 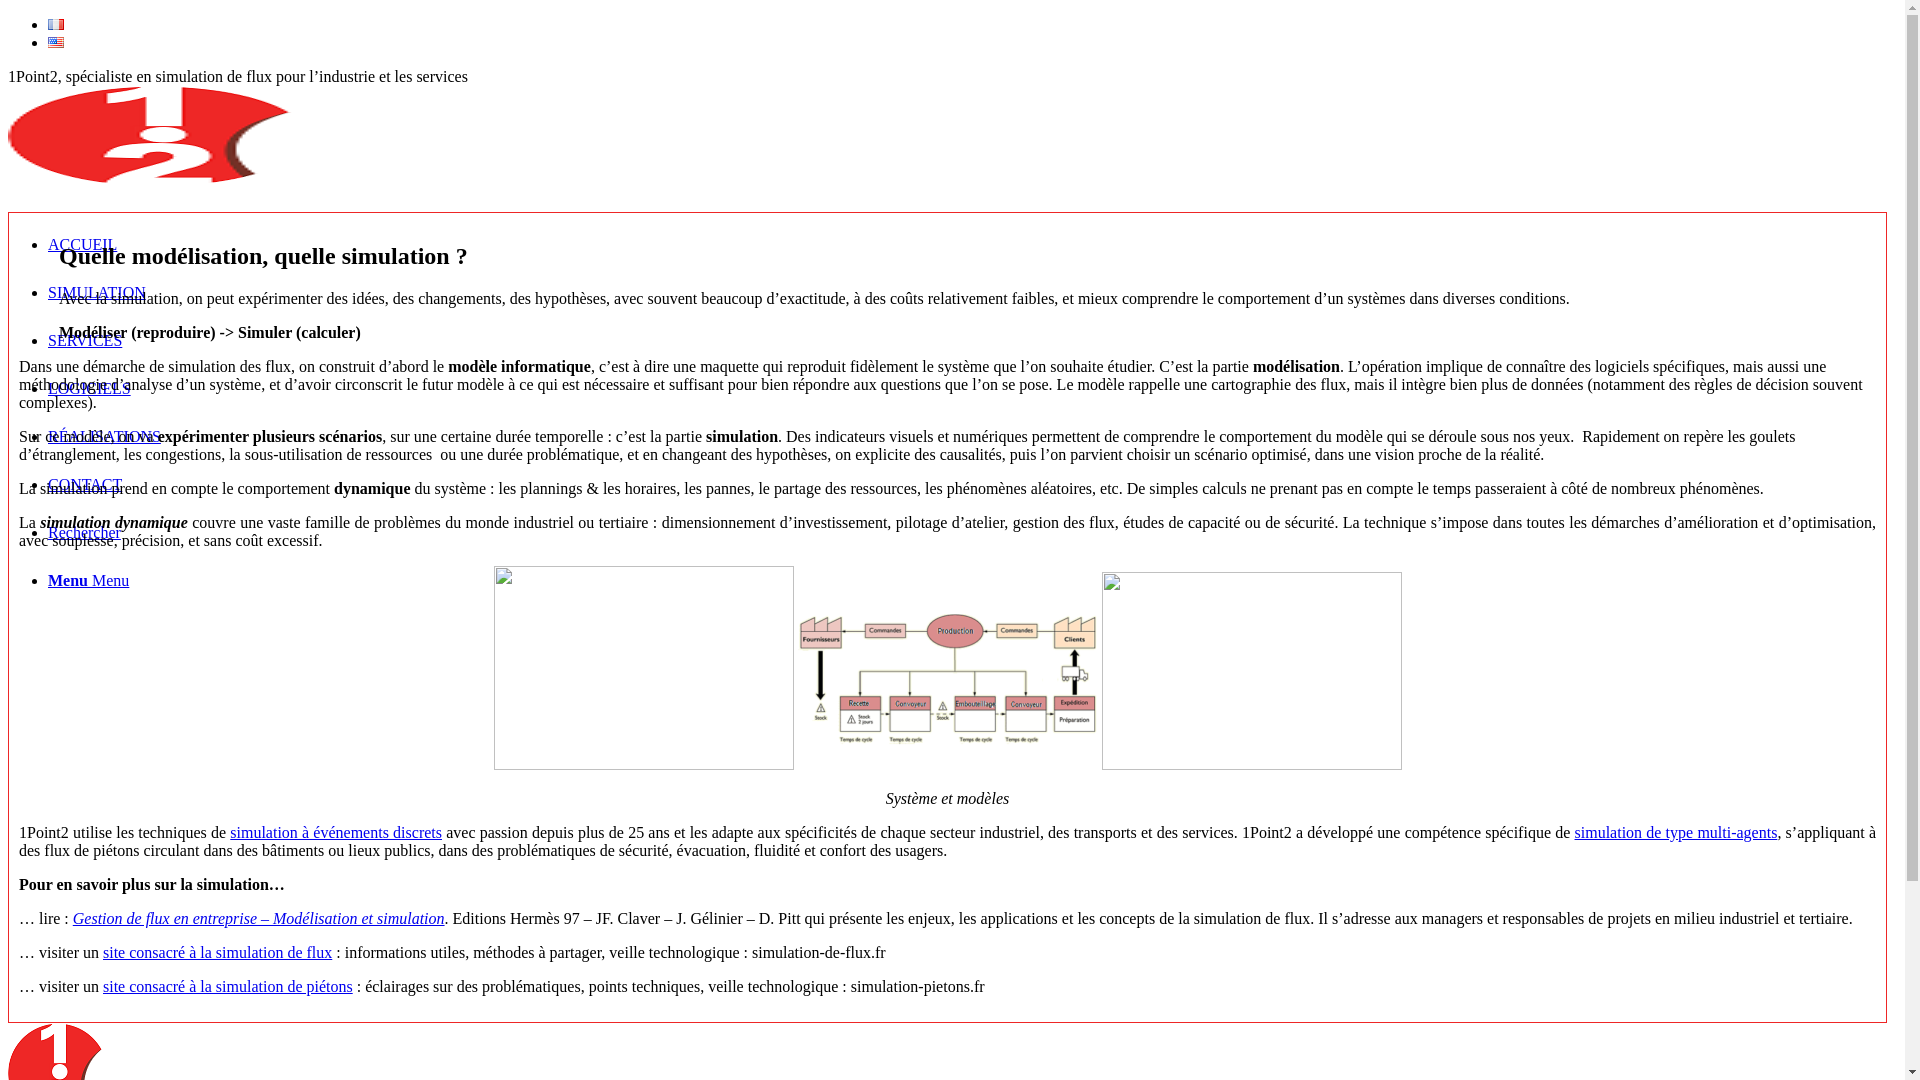 What do you see at coordinates (81, 243) in the screenshot?
I see `'ACCUEIL'` at bounding box center [81, 243].